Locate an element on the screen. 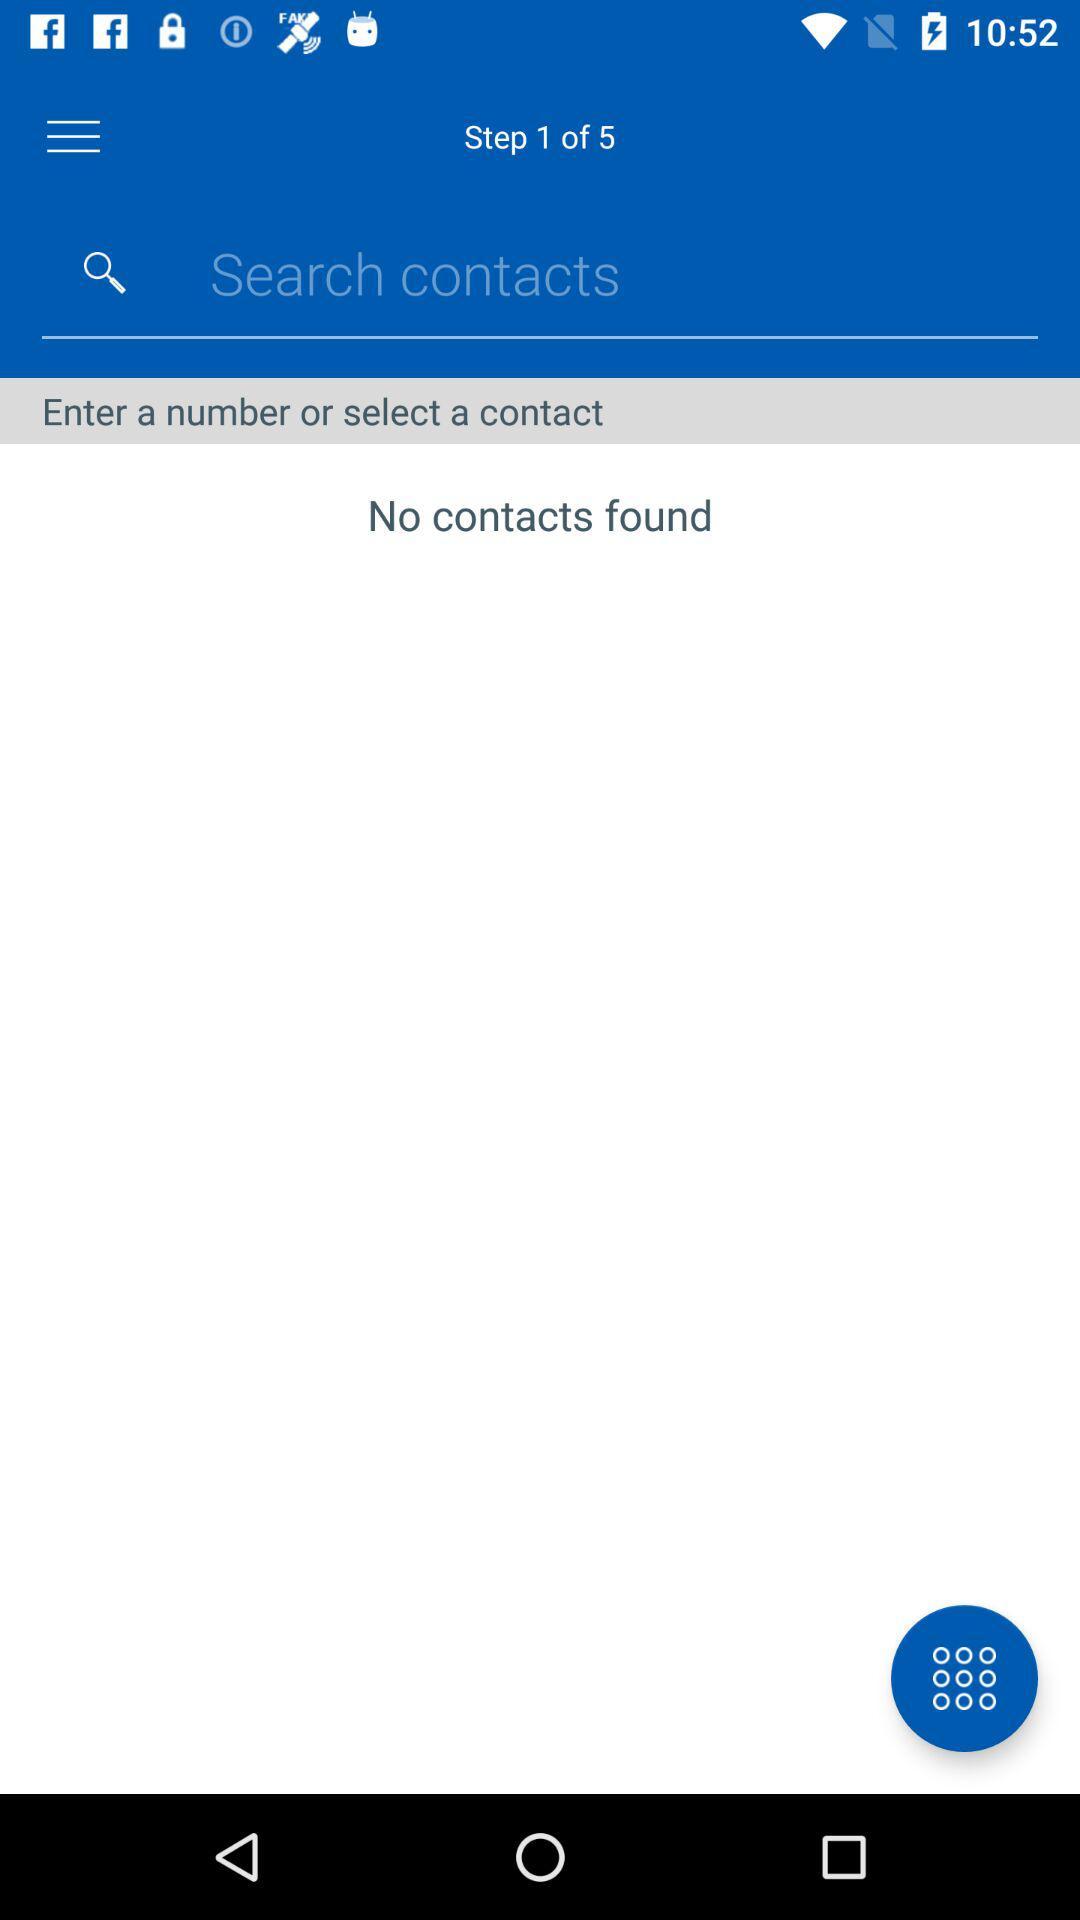 Image resolution: width=1080 pixels, height=1920 pixels. search contacts is located at coordinates (104, 272).